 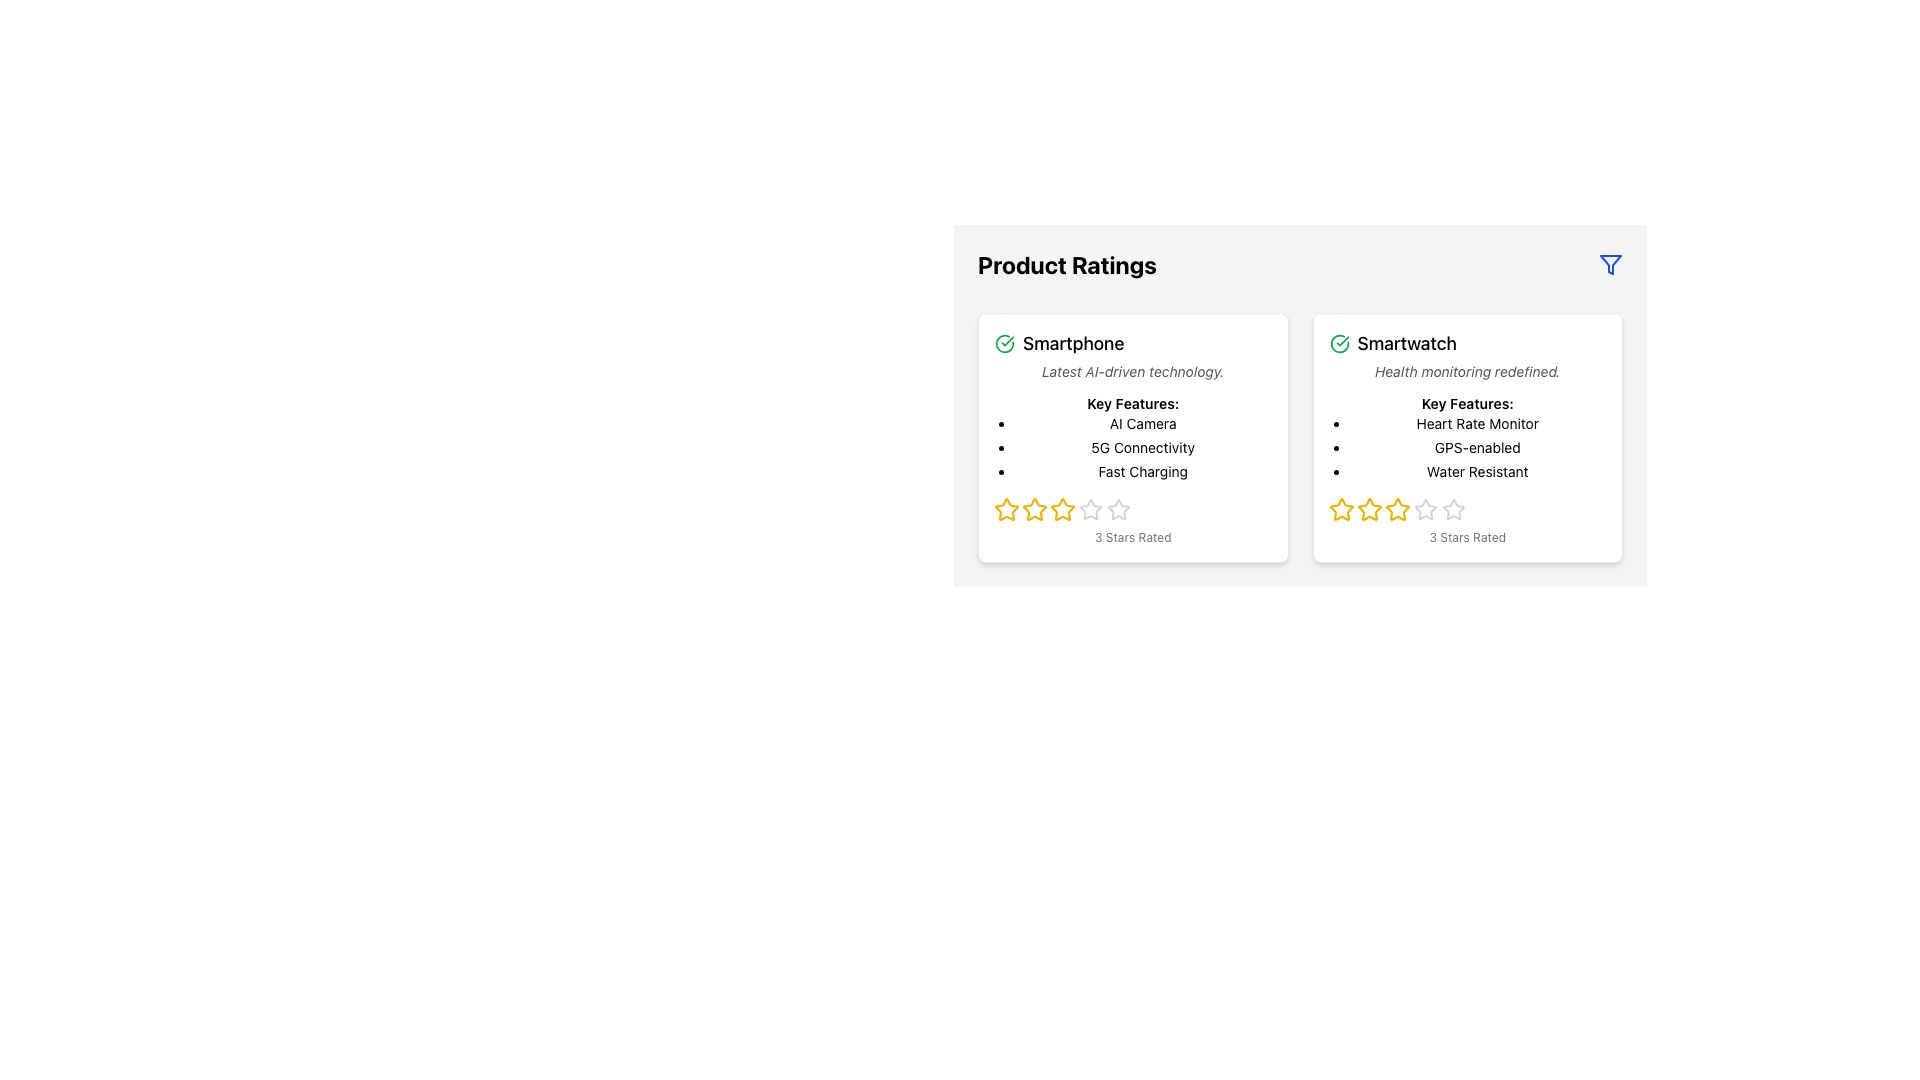 What do you see at coordinates (1007, 508) in the screenshot?
I see `the first yellow star icon in the Smartphone ratings section for possible interaction` at bounding box center [1007, 508].